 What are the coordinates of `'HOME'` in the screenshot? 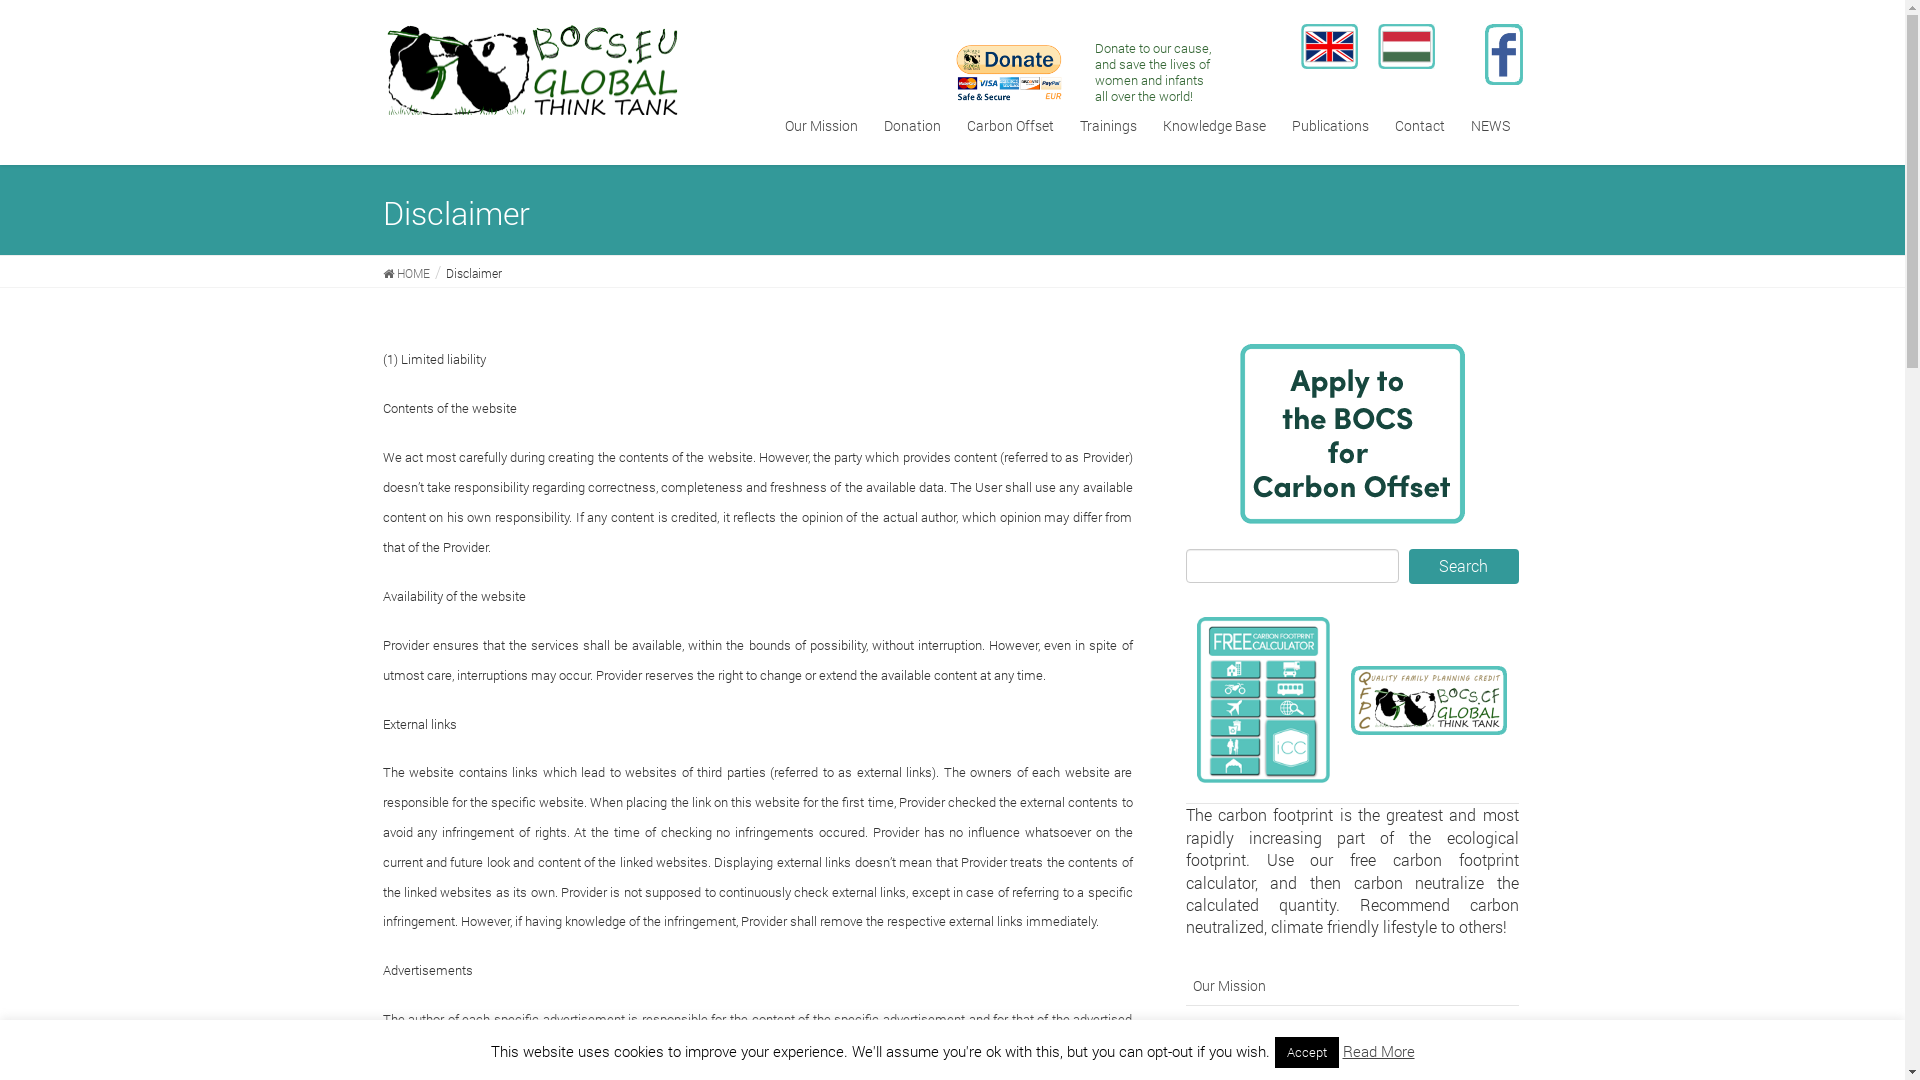 It's located at (404, 272).